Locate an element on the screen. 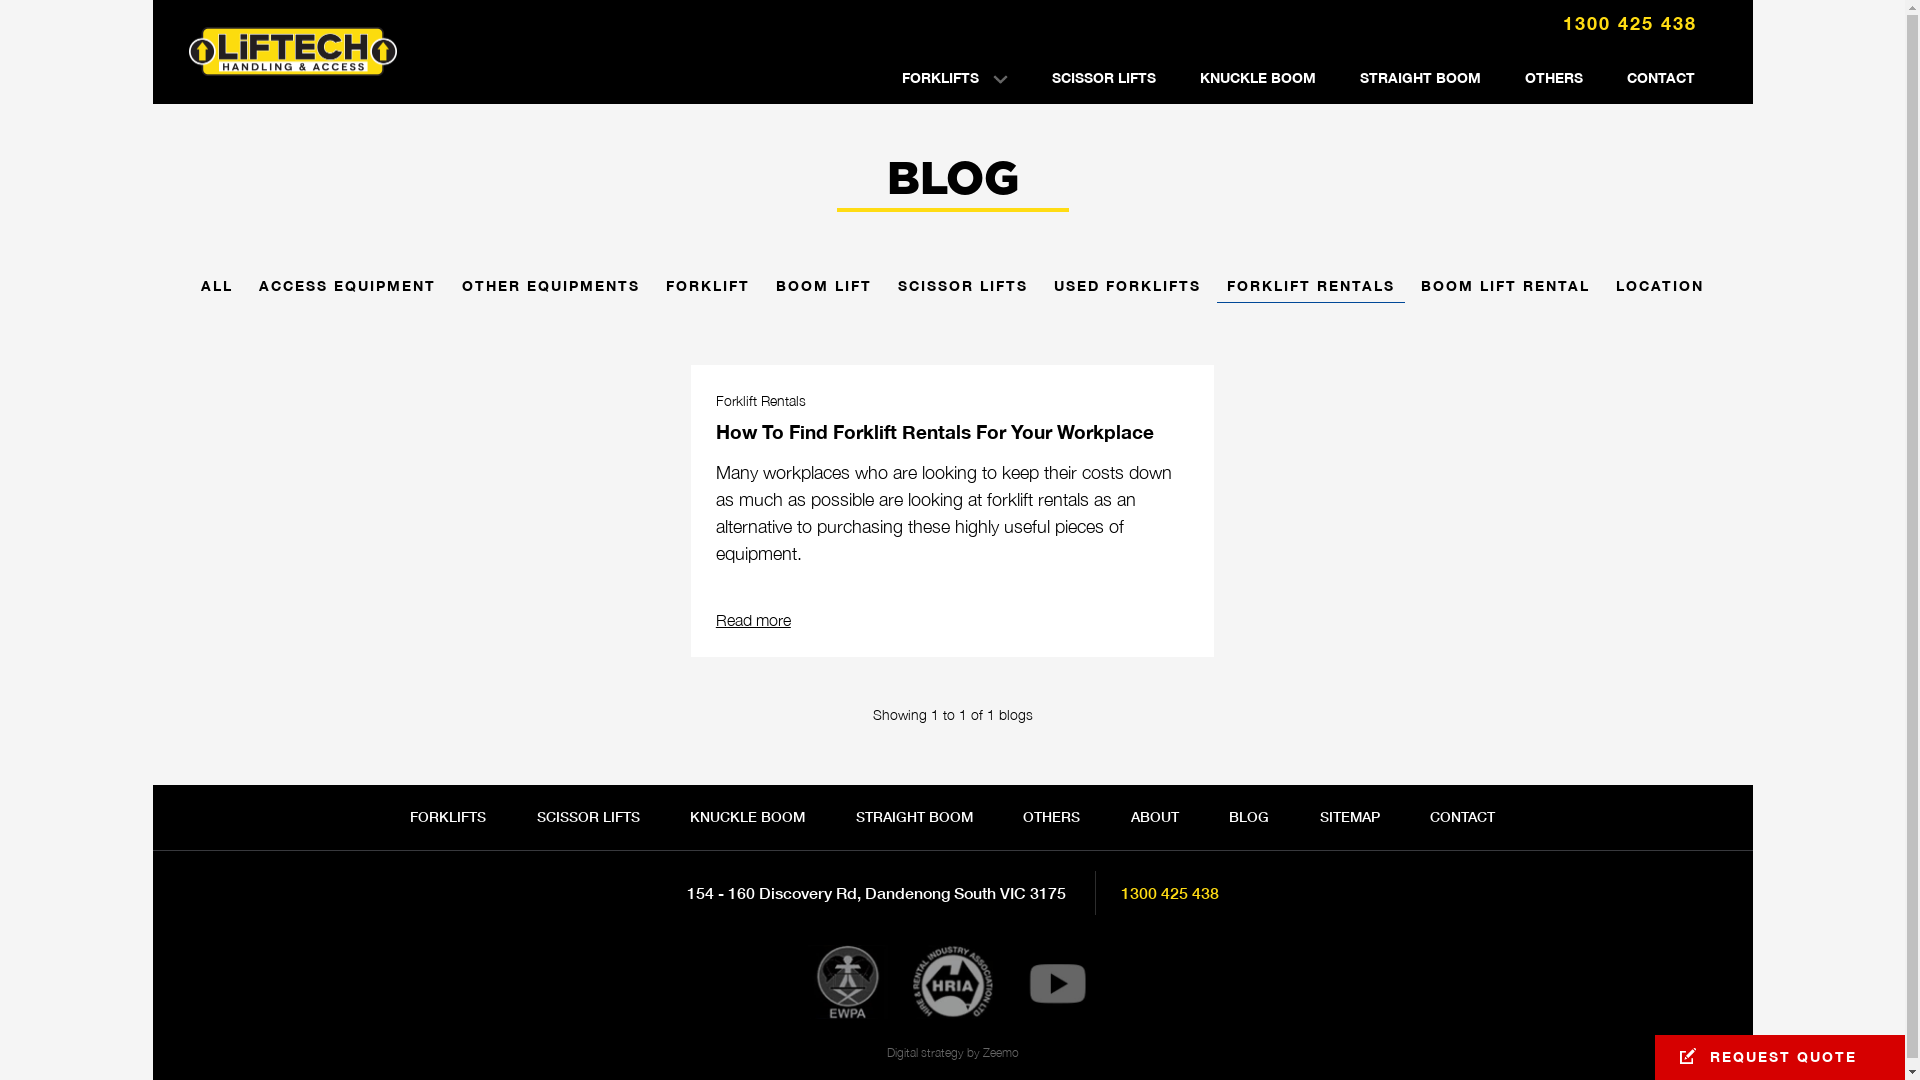 The width and height of the screenshot is (1920, 1080). 'Zeemo' is located at coordinates (999, 1051).